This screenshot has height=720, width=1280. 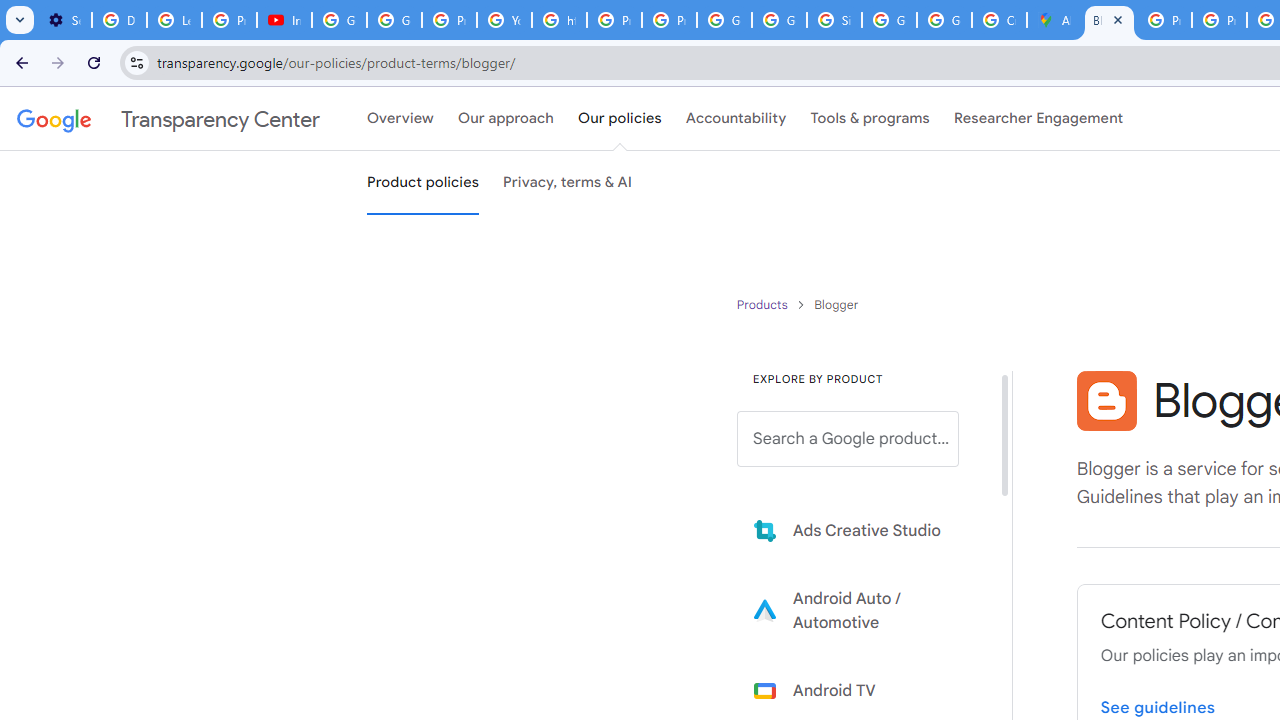 I want to click on 'Search a Google product from below list.', so click(x=848, y=438).